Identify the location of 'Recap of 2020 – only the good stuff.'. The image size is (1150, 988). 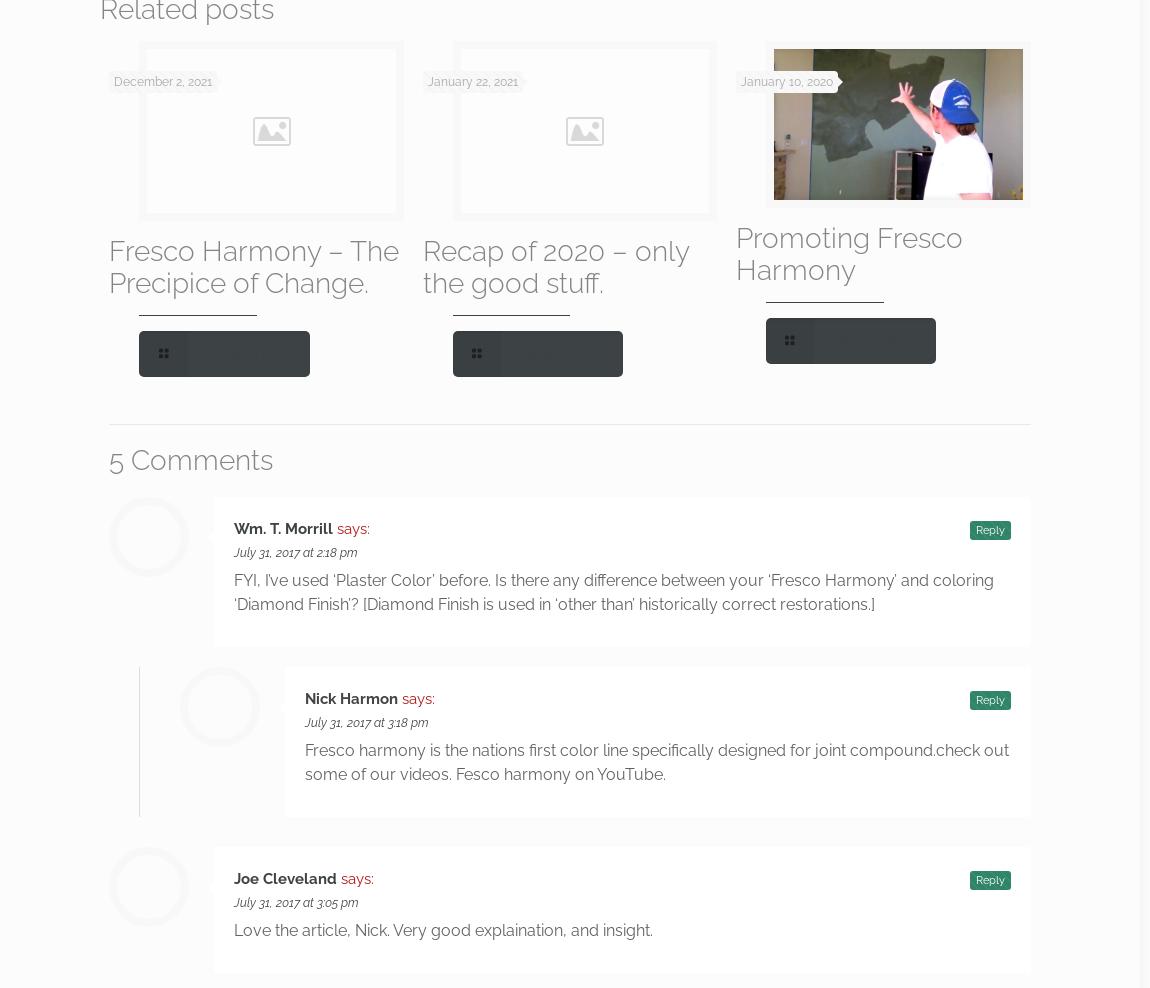
(554, 266).